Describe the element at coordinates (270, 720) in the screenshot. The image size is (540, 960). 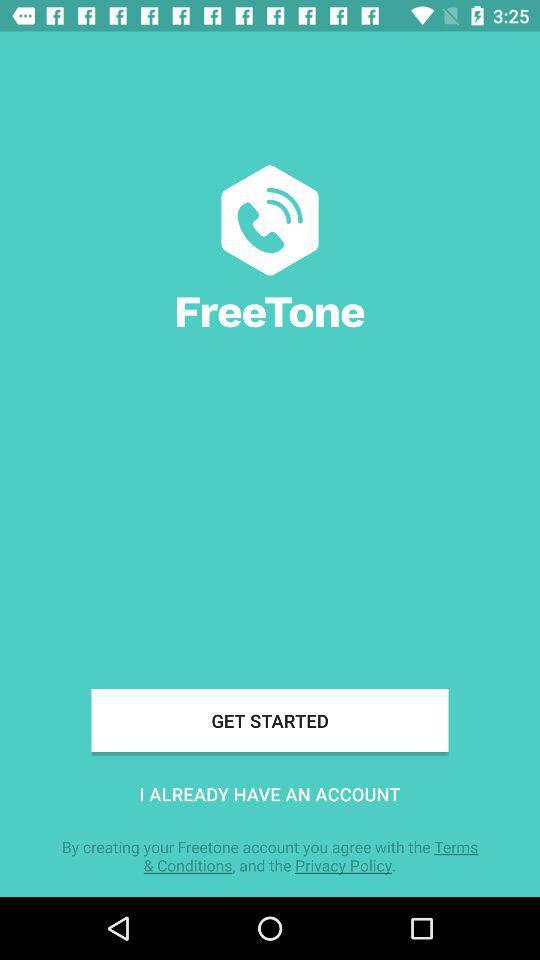
I see `the get started item` at that location.